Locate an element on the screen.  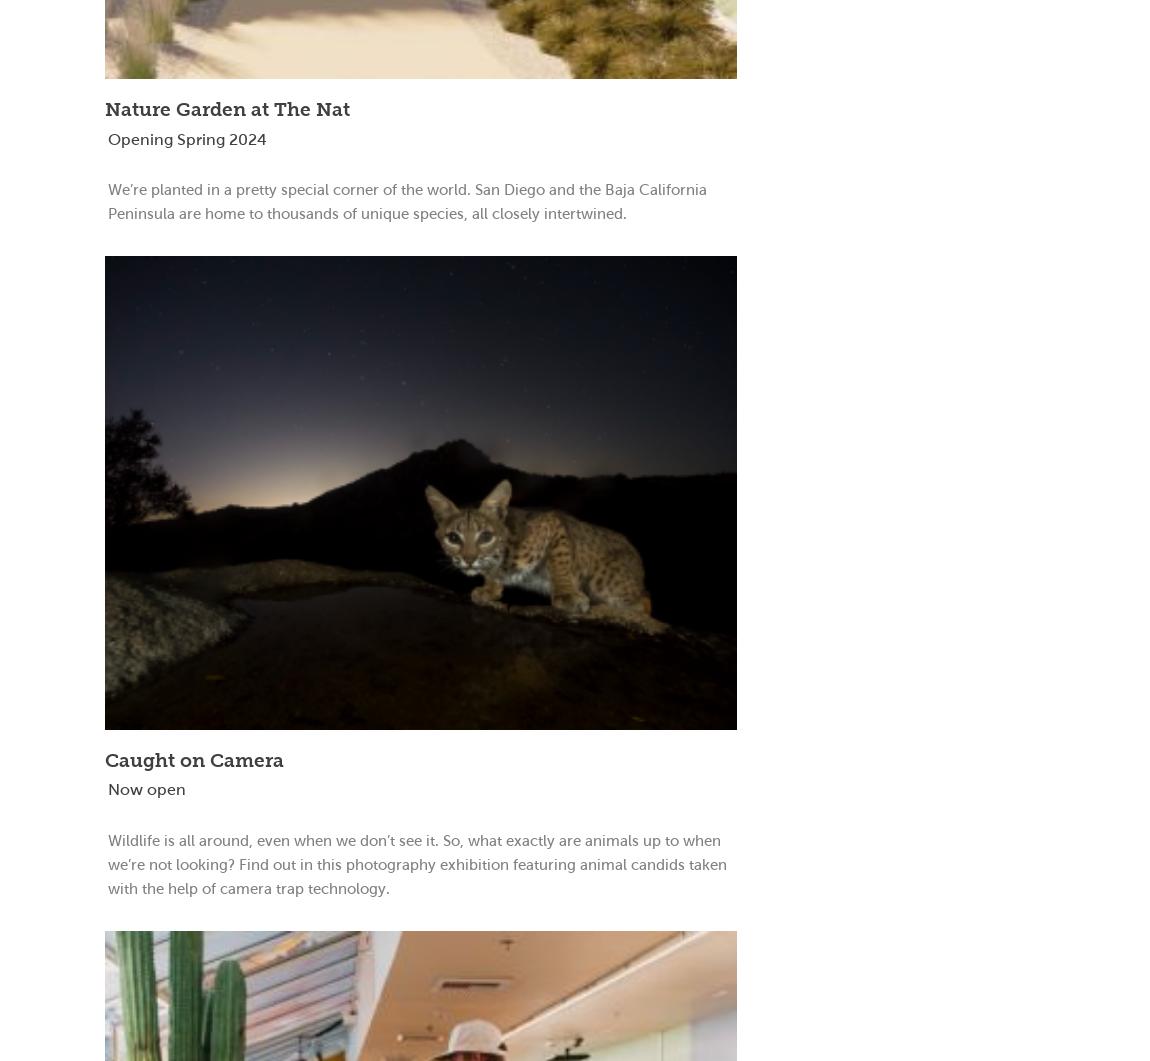
'is' is located at coordinates (162, 839).